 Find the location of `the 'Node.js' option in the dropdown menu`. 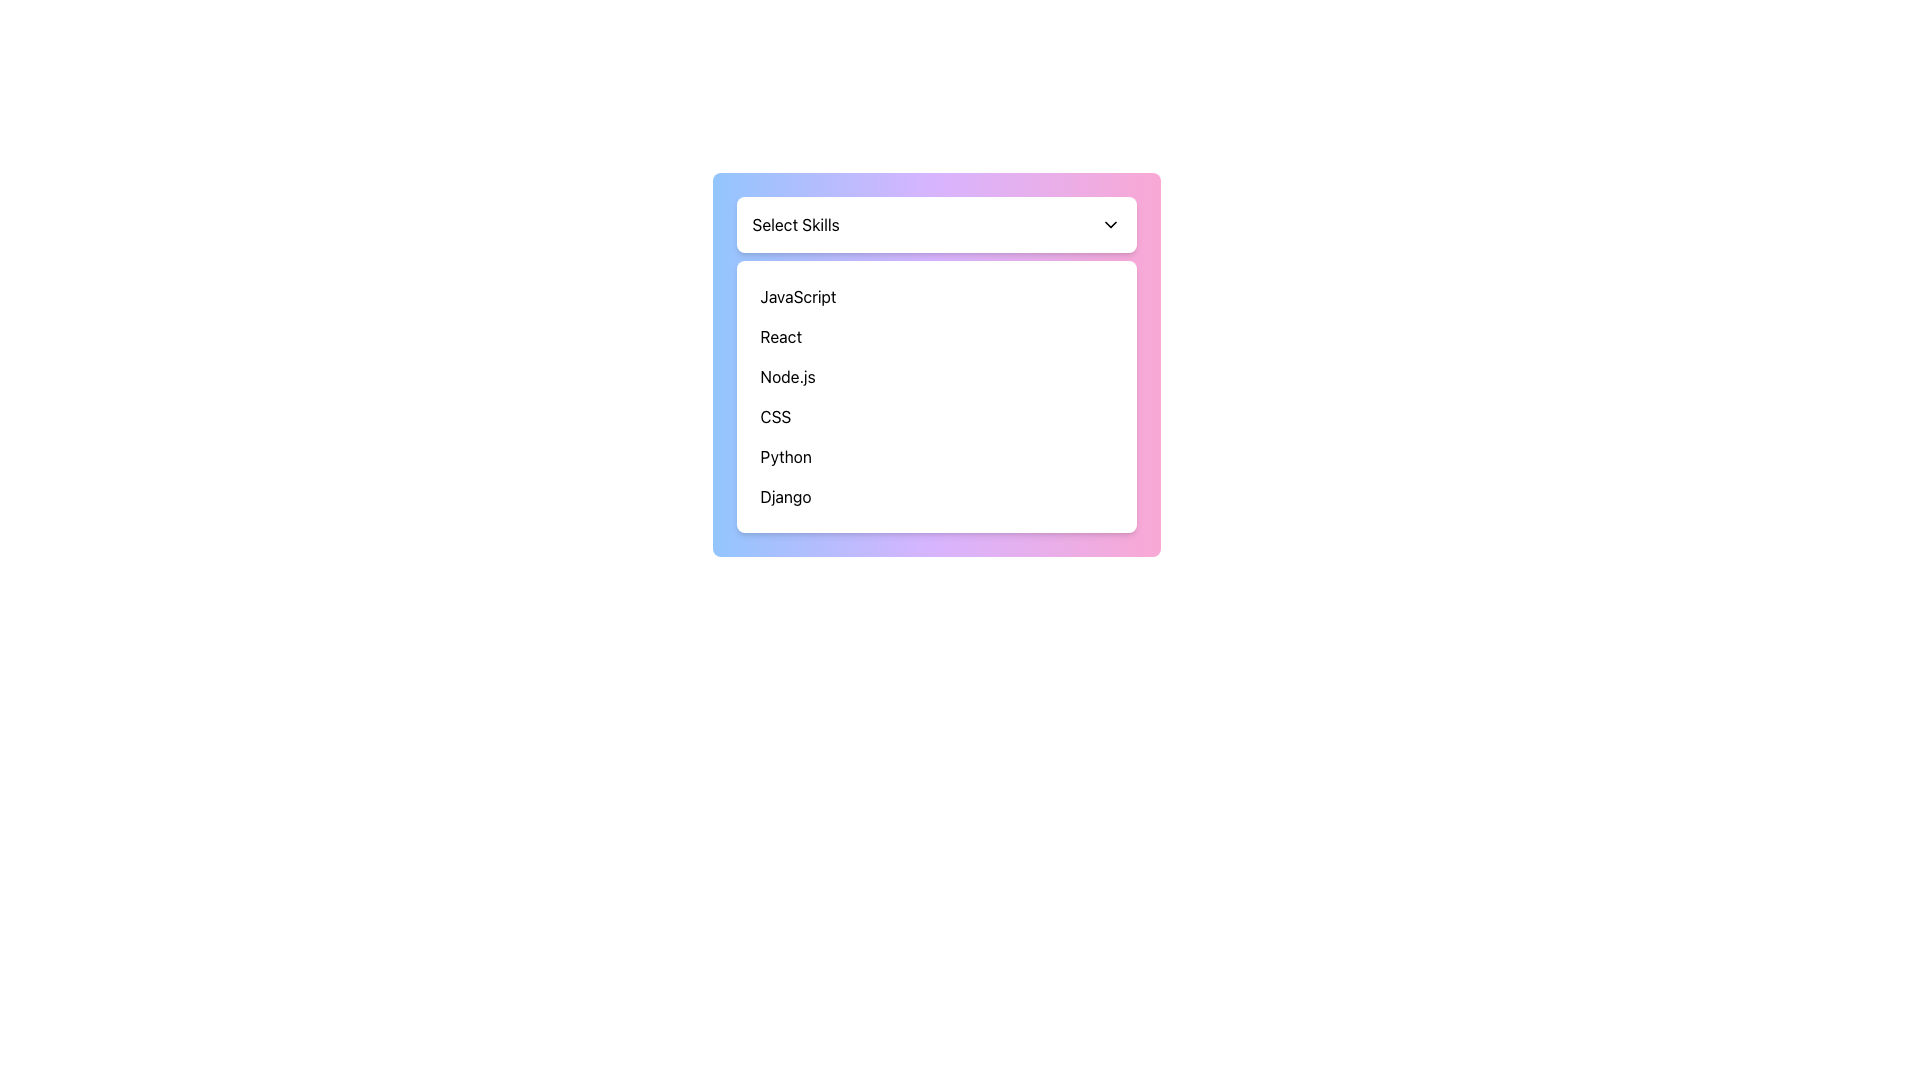

the 'Node.js' option in the dropdown menu is located at coordinates (787, 377).